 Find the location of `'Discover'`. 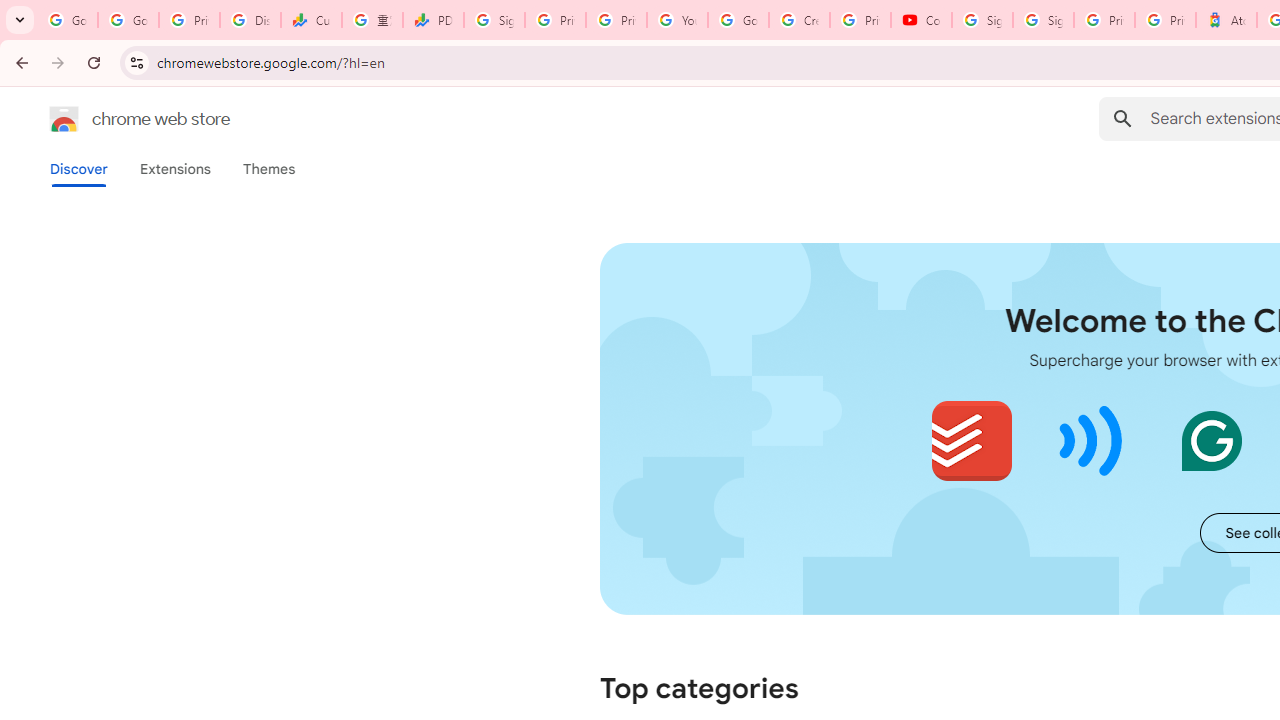

'Discover' is located at coordinates (79, 168).